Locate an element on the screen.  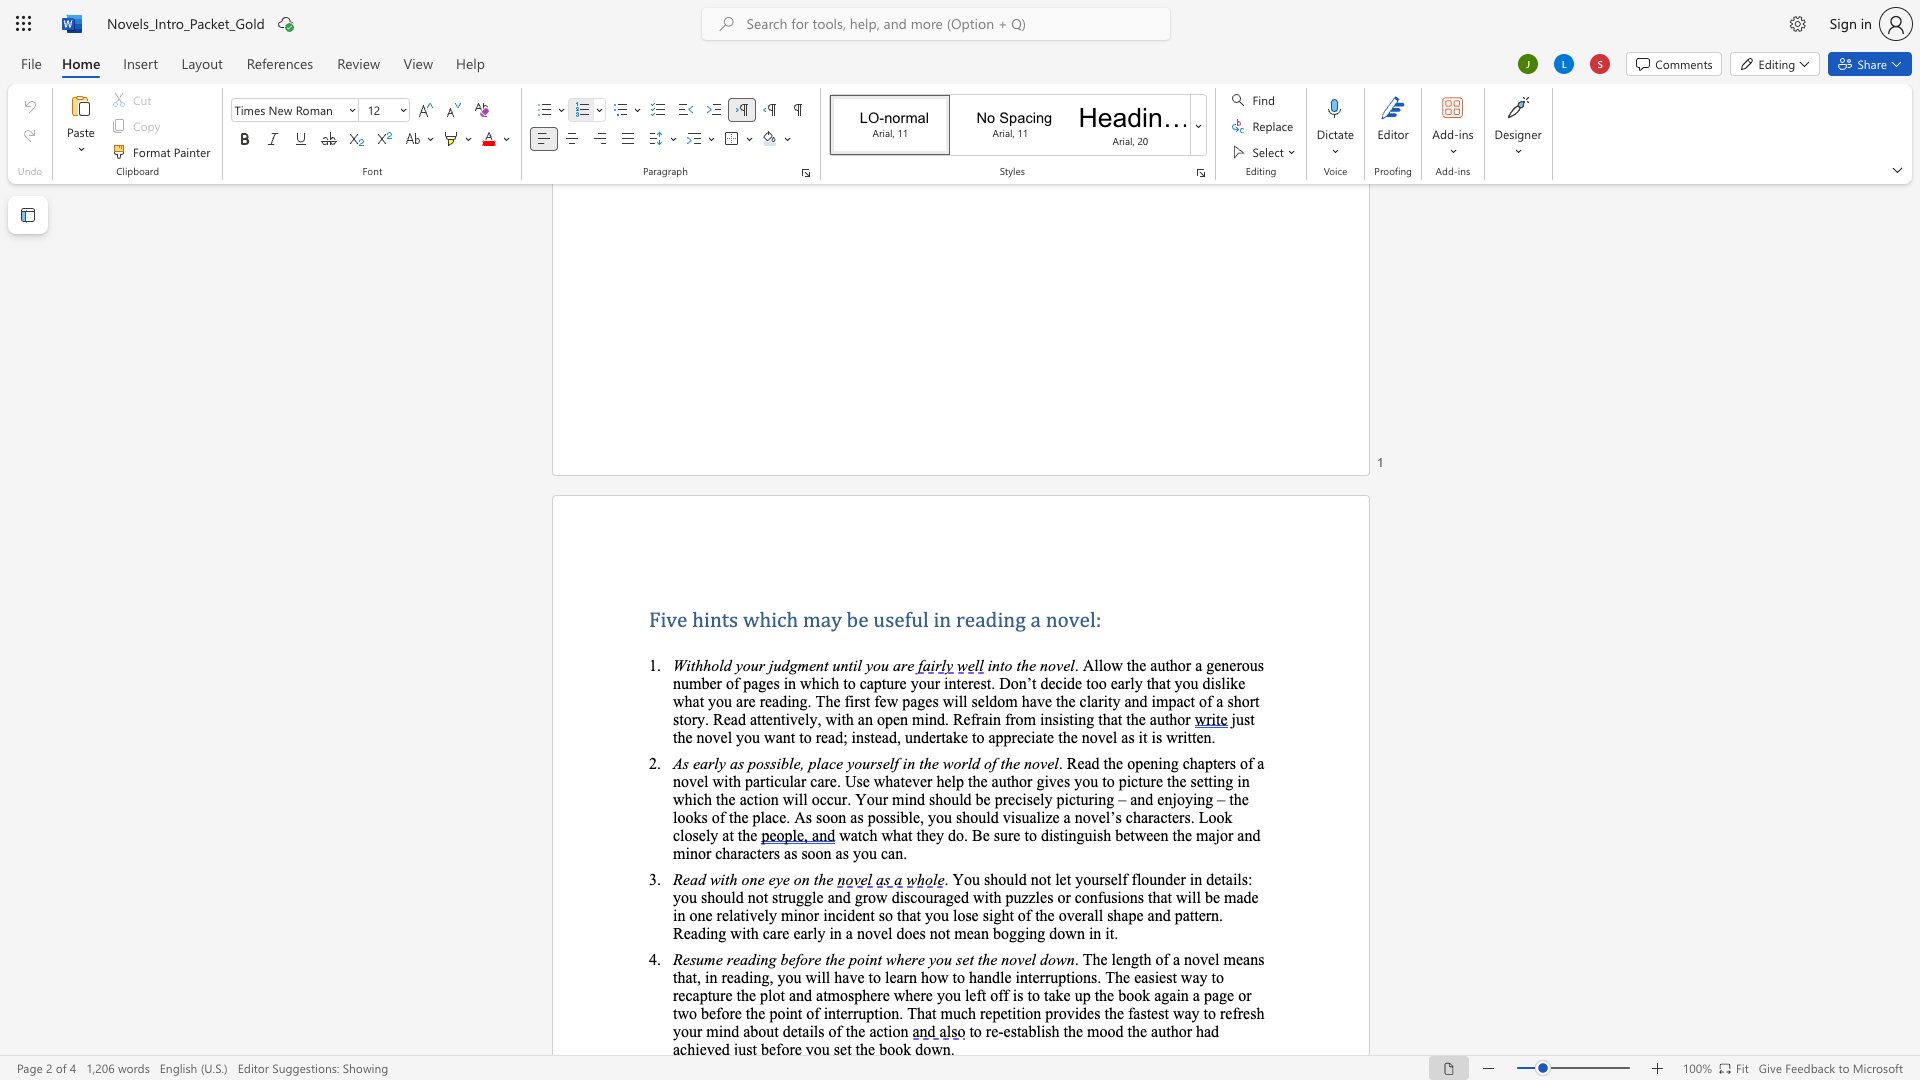
the 9th character "e" in the text is located at coordinates (965, 958).